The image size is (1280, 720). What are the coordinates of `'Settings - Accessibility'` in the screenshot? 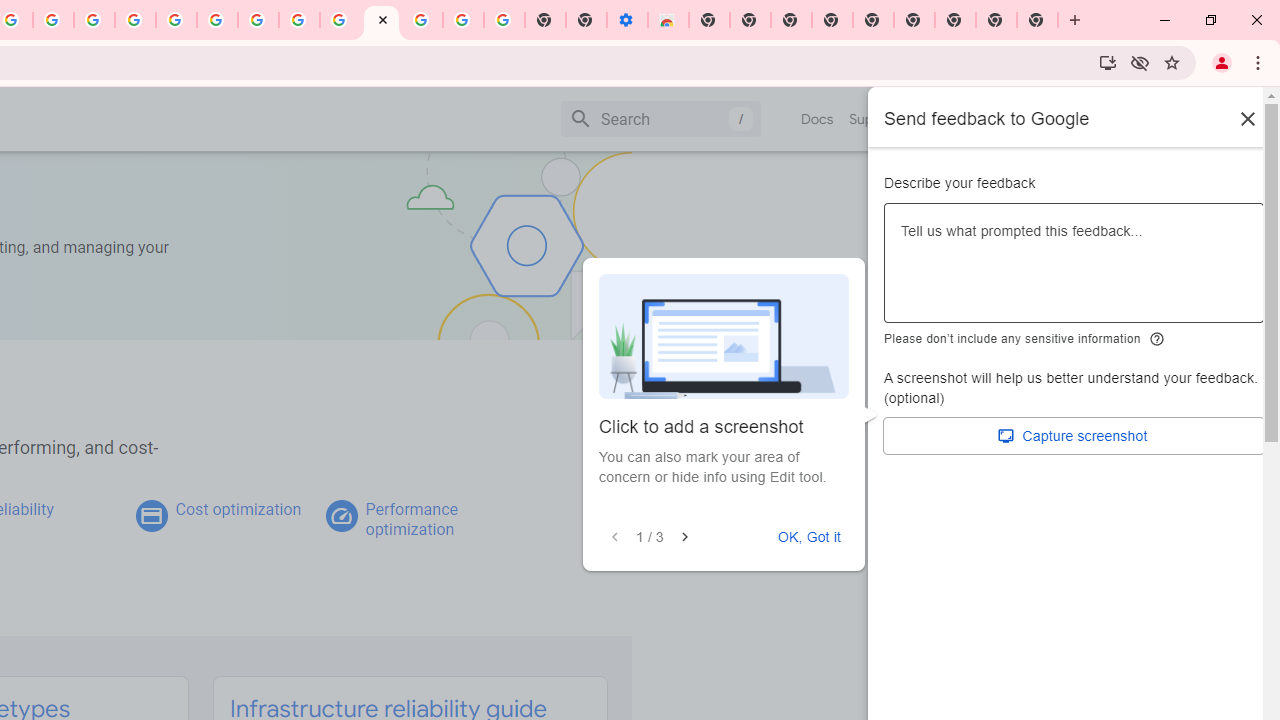 It's located at (626, 20).